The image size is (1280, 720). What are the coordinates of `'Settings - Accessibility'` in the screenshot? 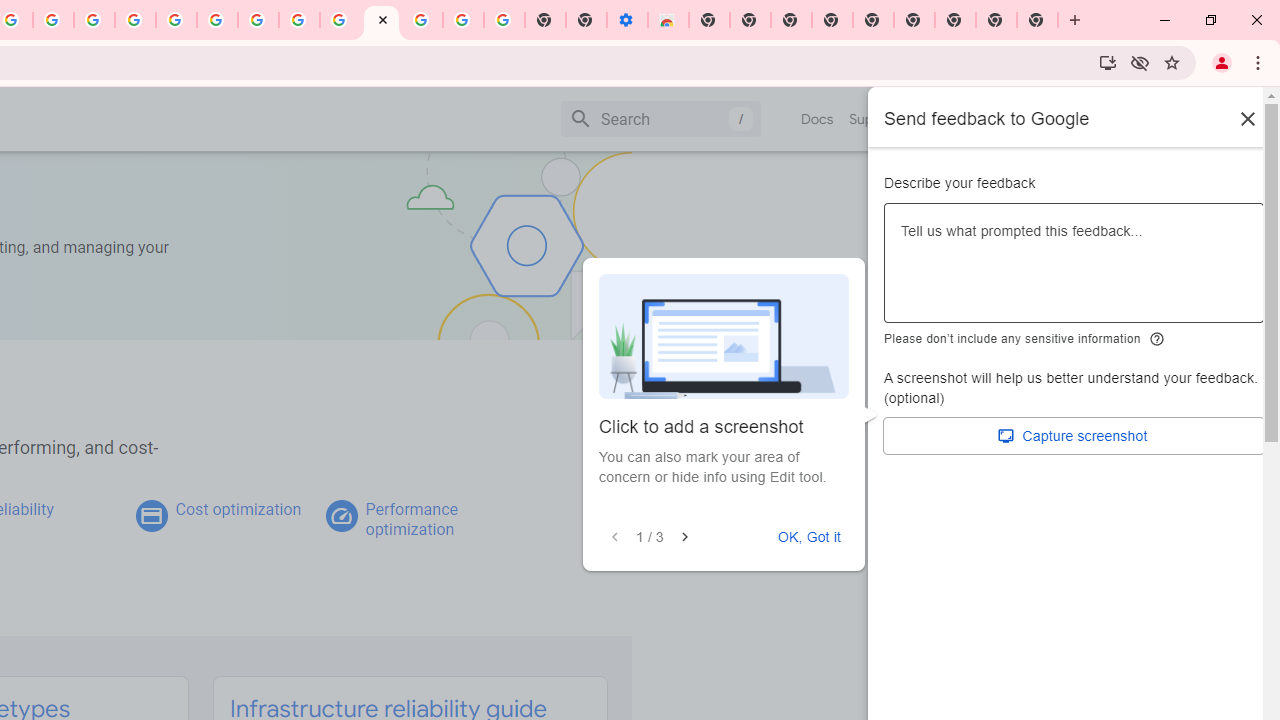 It's located at (626, 20).